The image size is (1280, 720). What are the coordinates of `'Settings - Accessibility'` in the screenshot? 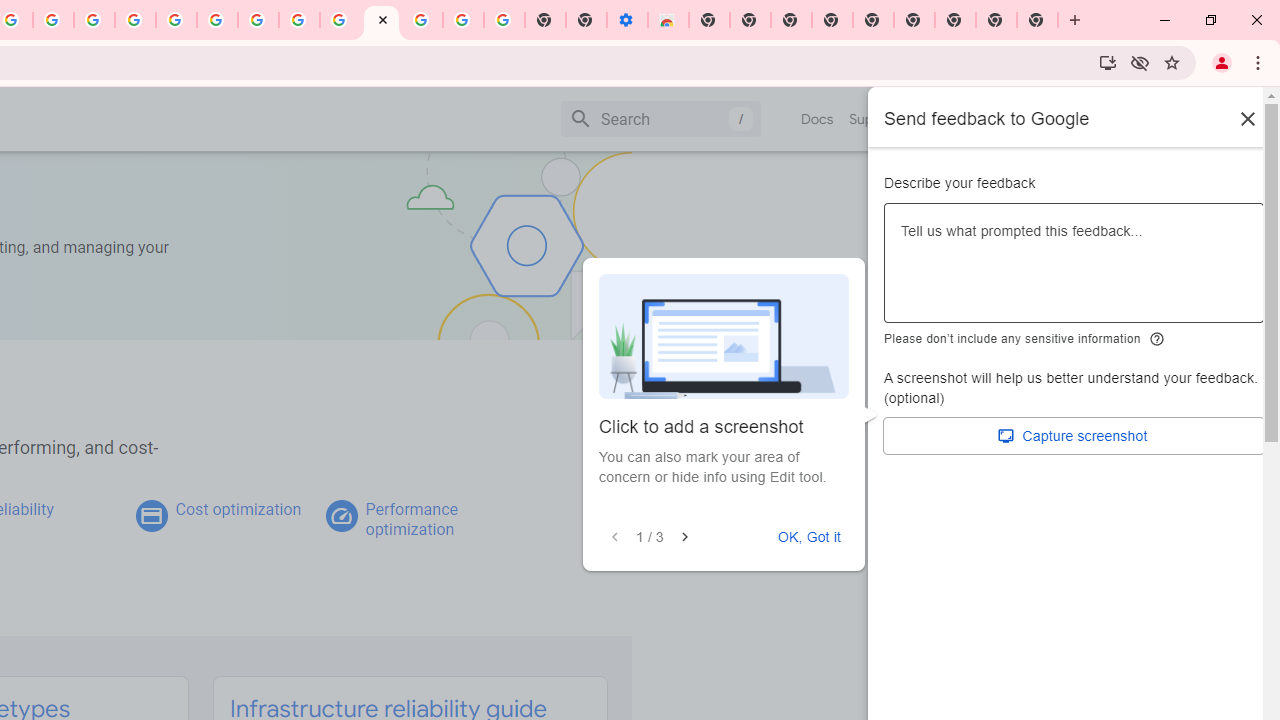 It's located at (626, 20).